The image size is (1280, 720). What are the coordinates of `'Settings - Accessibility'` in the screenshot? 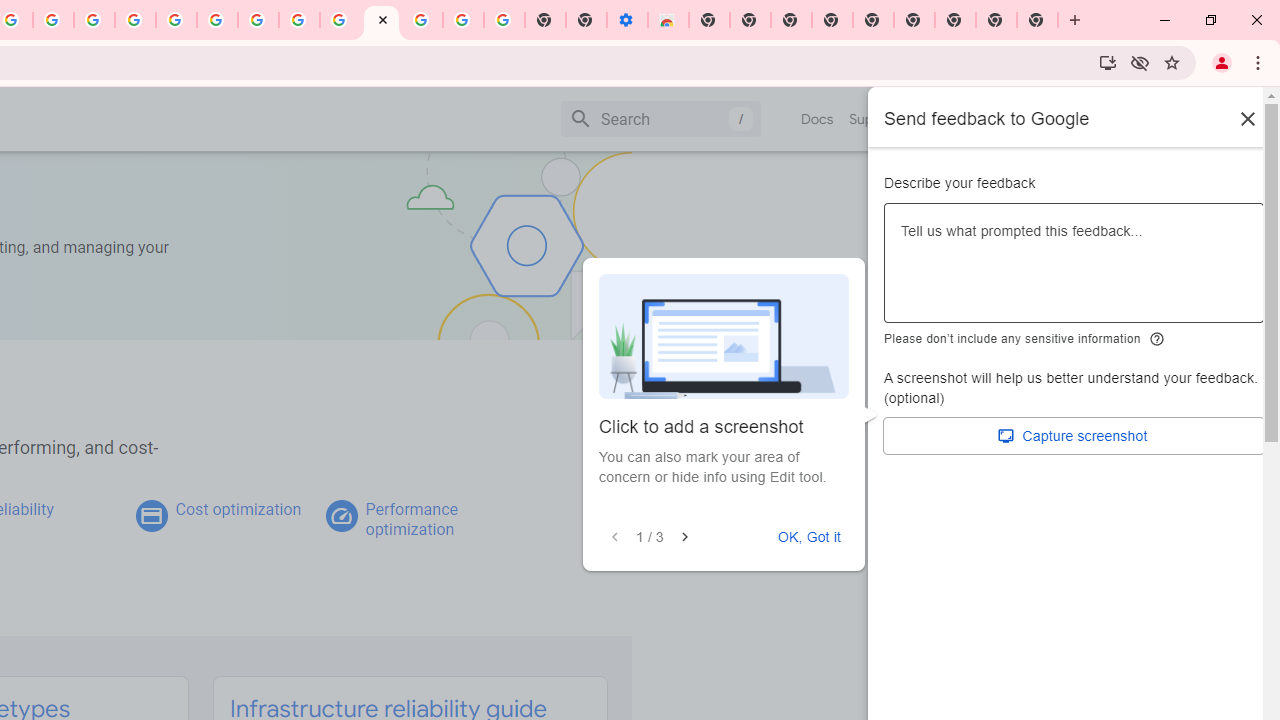 It's located at (626, 20).